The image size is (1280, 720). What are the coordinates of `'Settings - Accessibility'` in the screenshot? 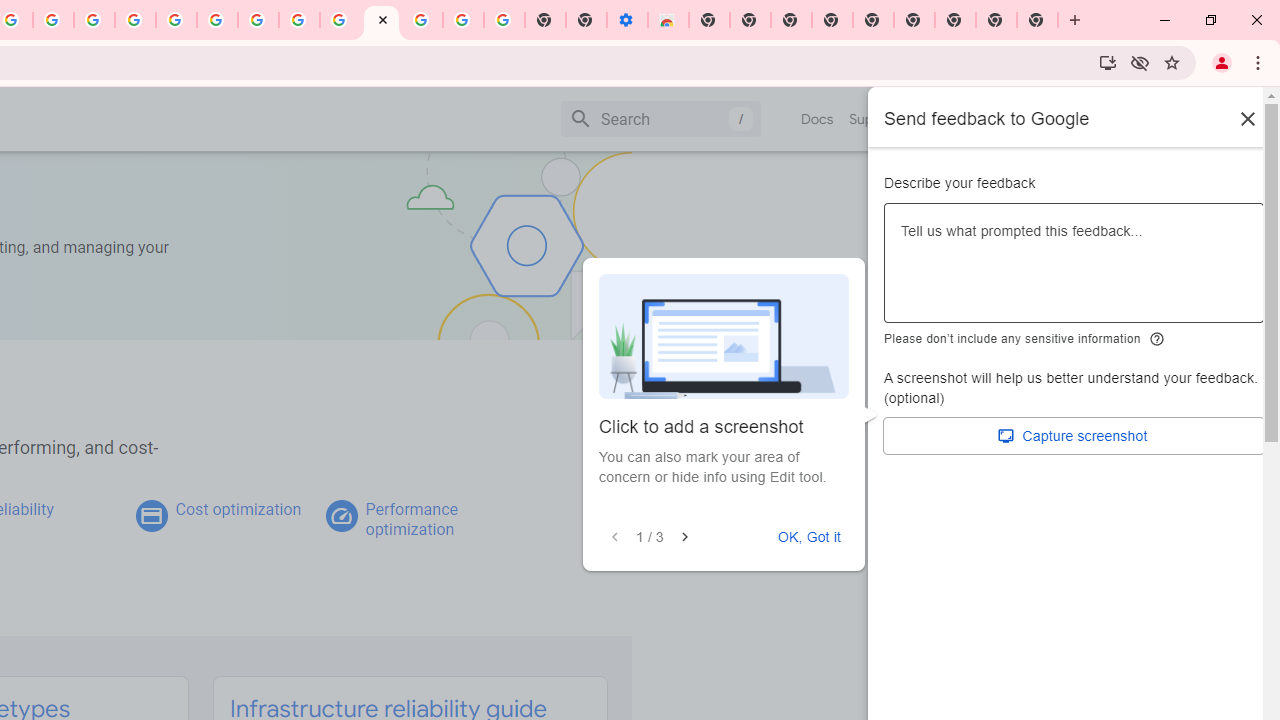 It's located at (626, 20).